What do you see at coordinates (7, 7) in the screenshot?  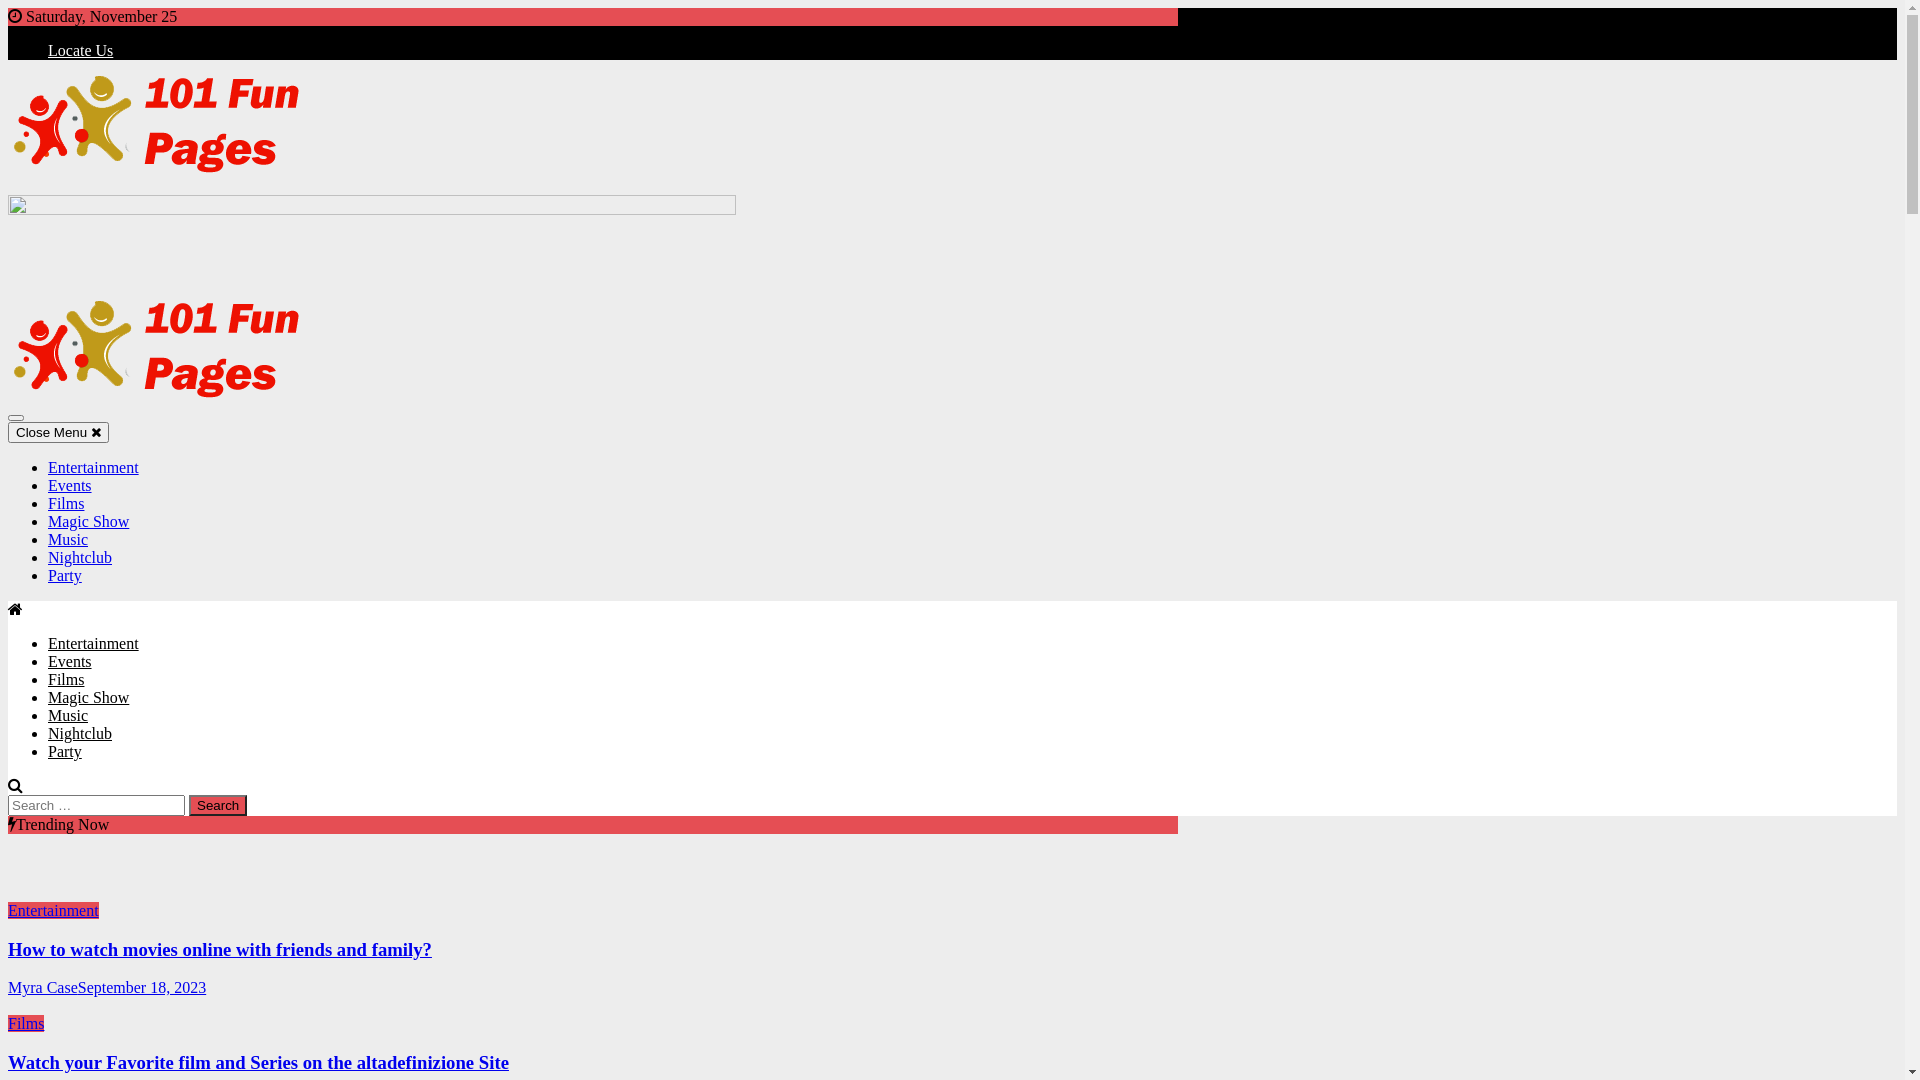 I see `'Skip to content'` at bounding box center [7, 7].